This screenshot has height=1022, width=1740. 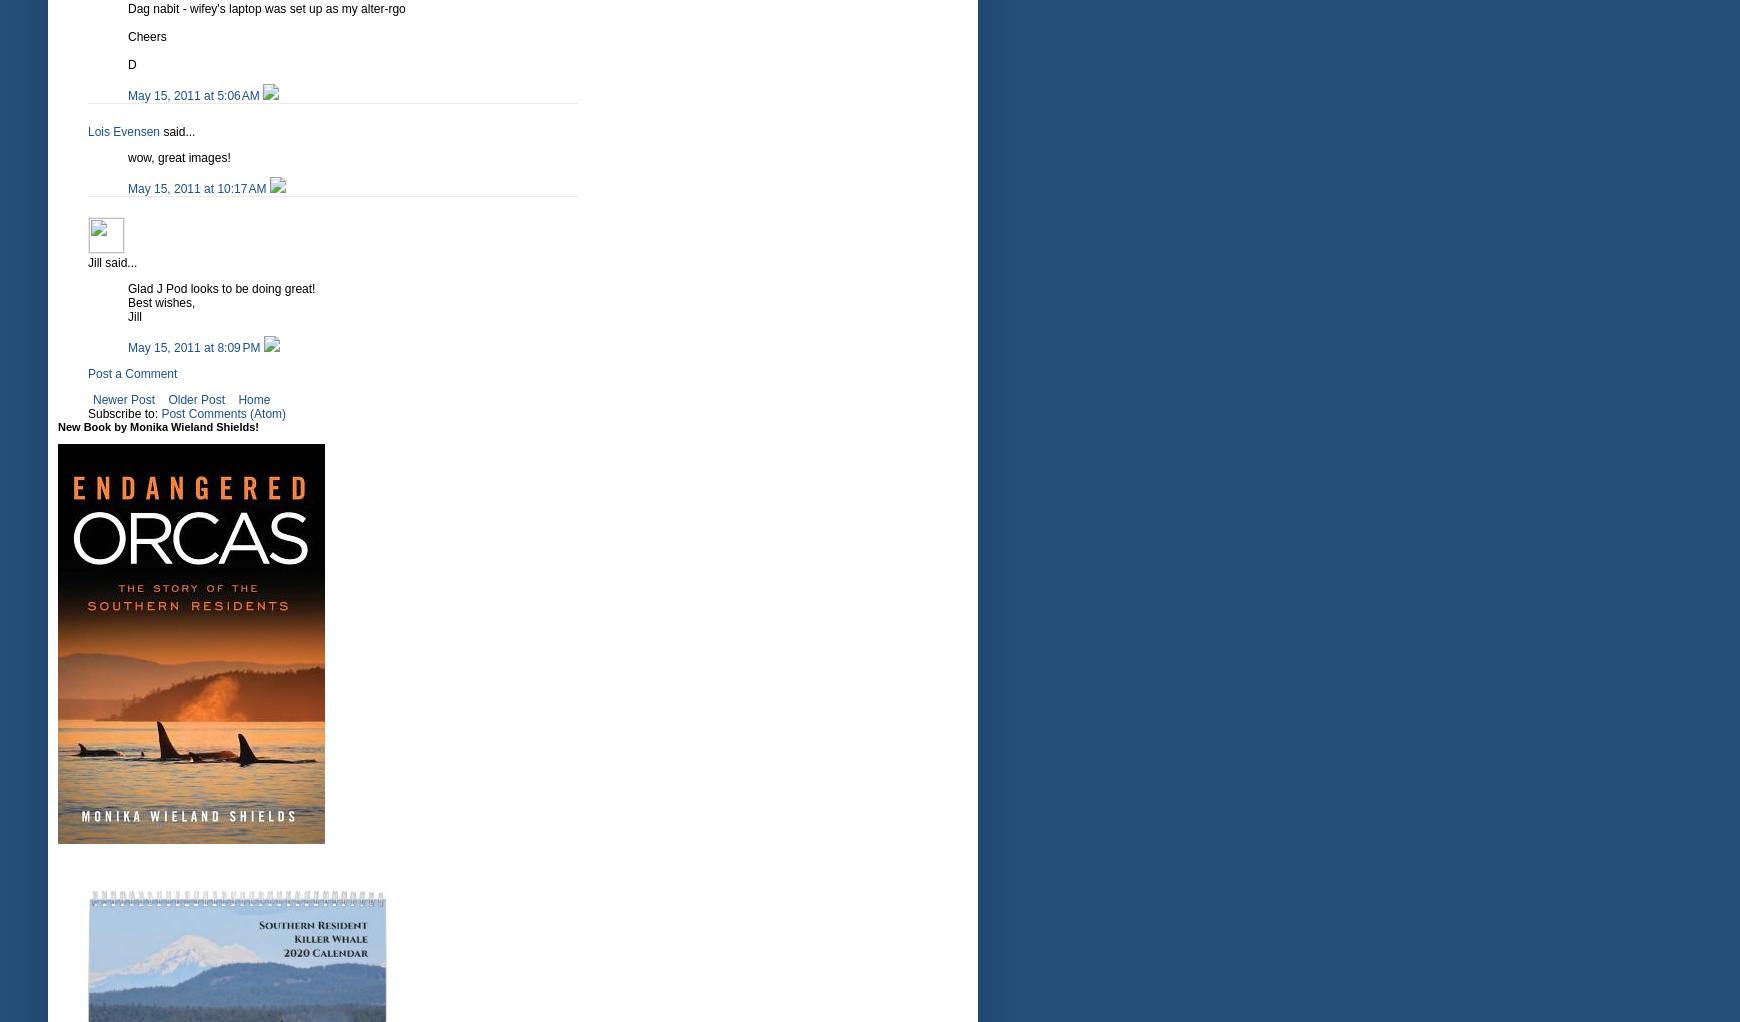 What do you see at coordinates (223, 414) in the screenshot?
I see `'Post Comments (Atom)'` at bounding box center [223, 414].